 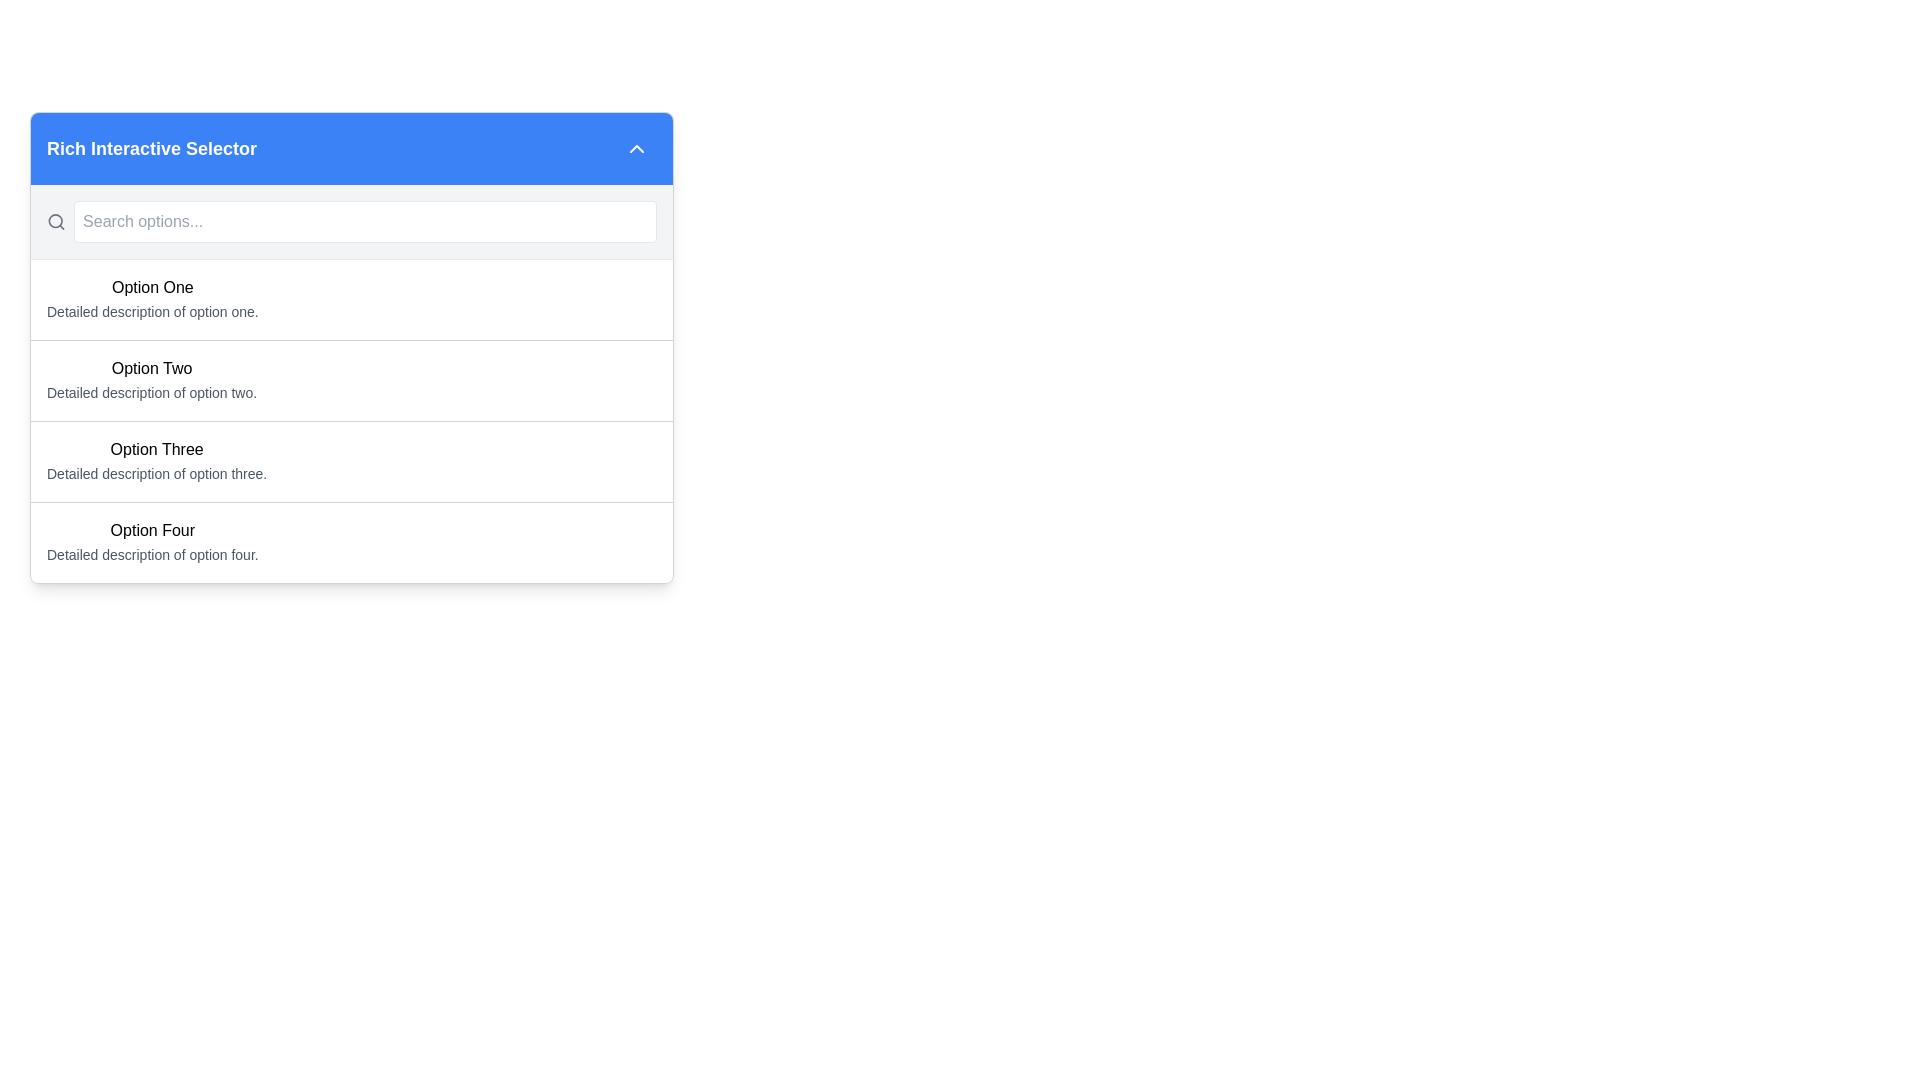 What do you see at coordinates (351, 419) in the screenshot?
I see `texts within the interactive menu that contains four vertically arranged options, styled with a light background and thin dividers, located below the search bar` at bounding box center [351, 419].